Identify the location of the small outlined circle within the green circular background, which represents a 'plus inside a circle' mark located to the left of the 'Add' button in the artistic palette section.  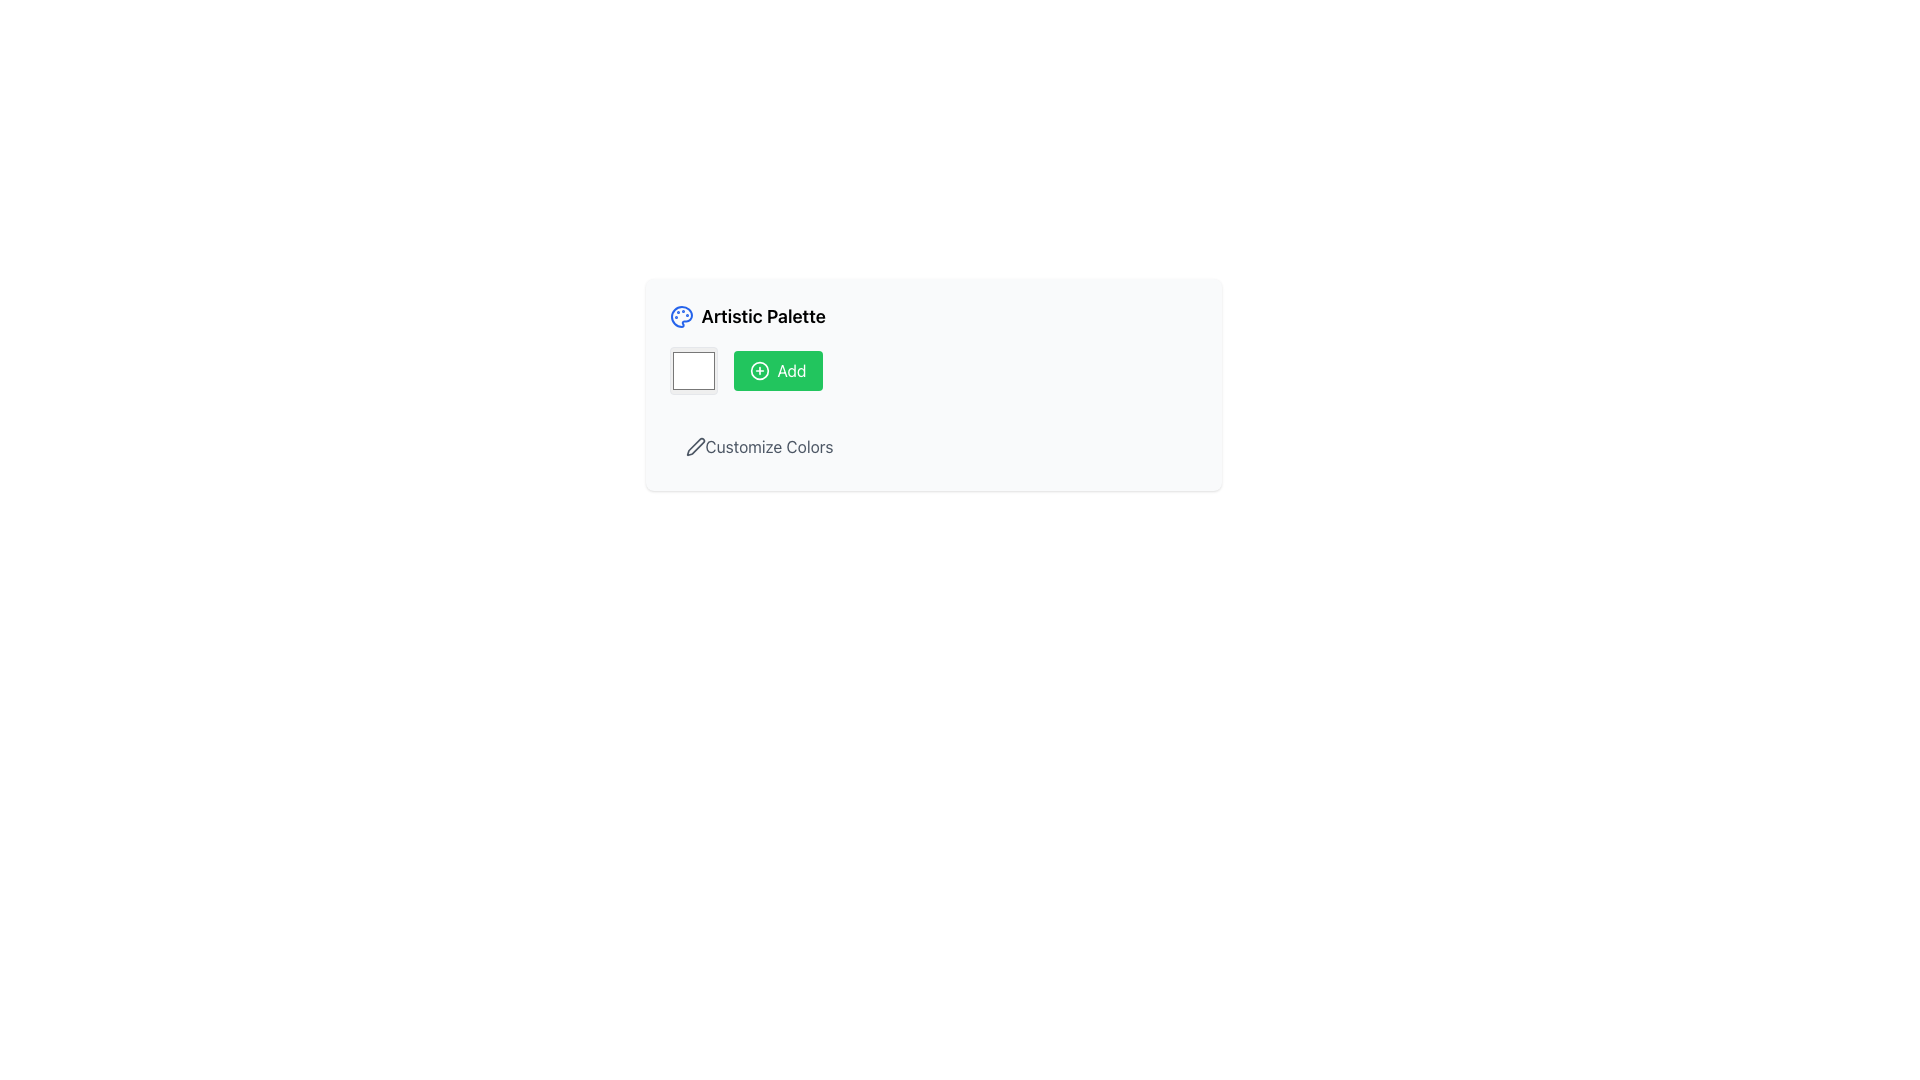
(758, 370).